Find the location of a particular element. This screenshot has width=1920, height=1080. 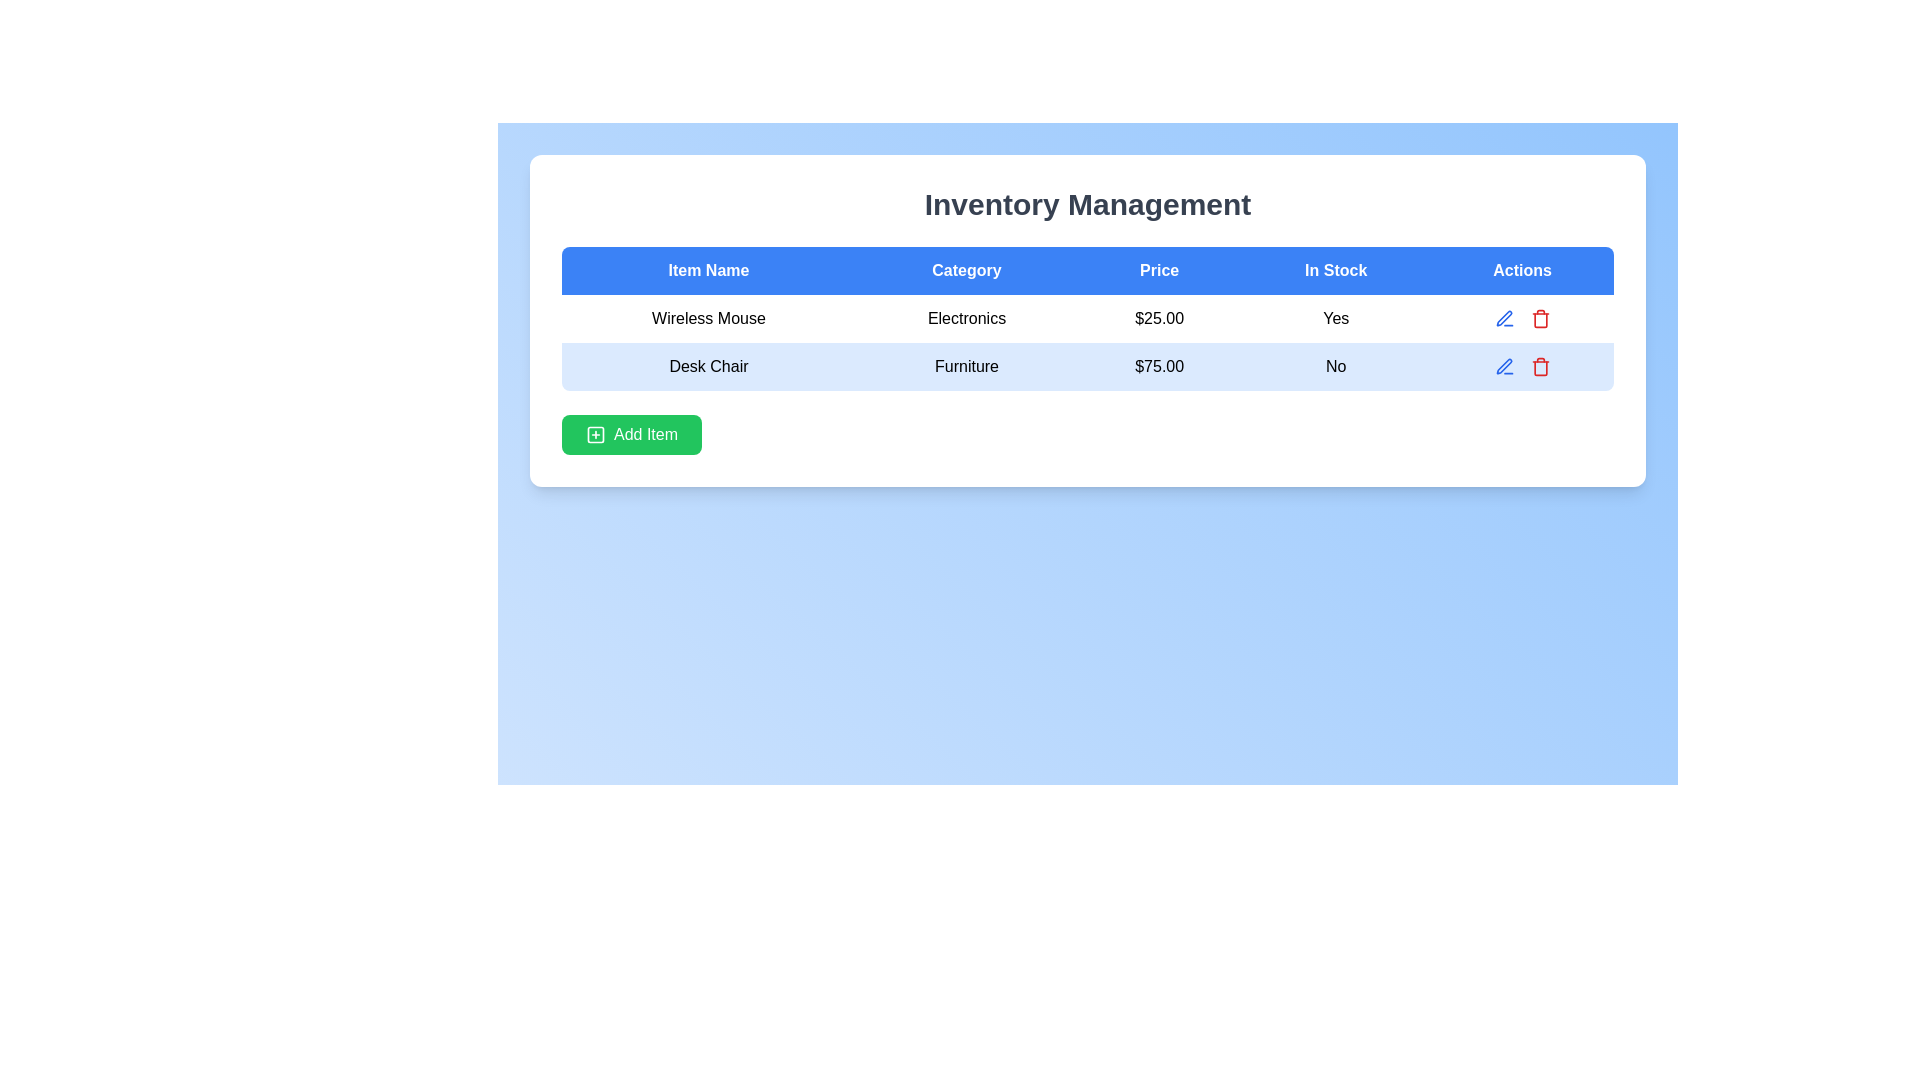

the Text Label that serves as the first column header for the table, indicating the names of items, positioned to the far left of the headers 'Category', 'Price', 'In Stock', and 'Actions' is located at coordinates (708, 270).